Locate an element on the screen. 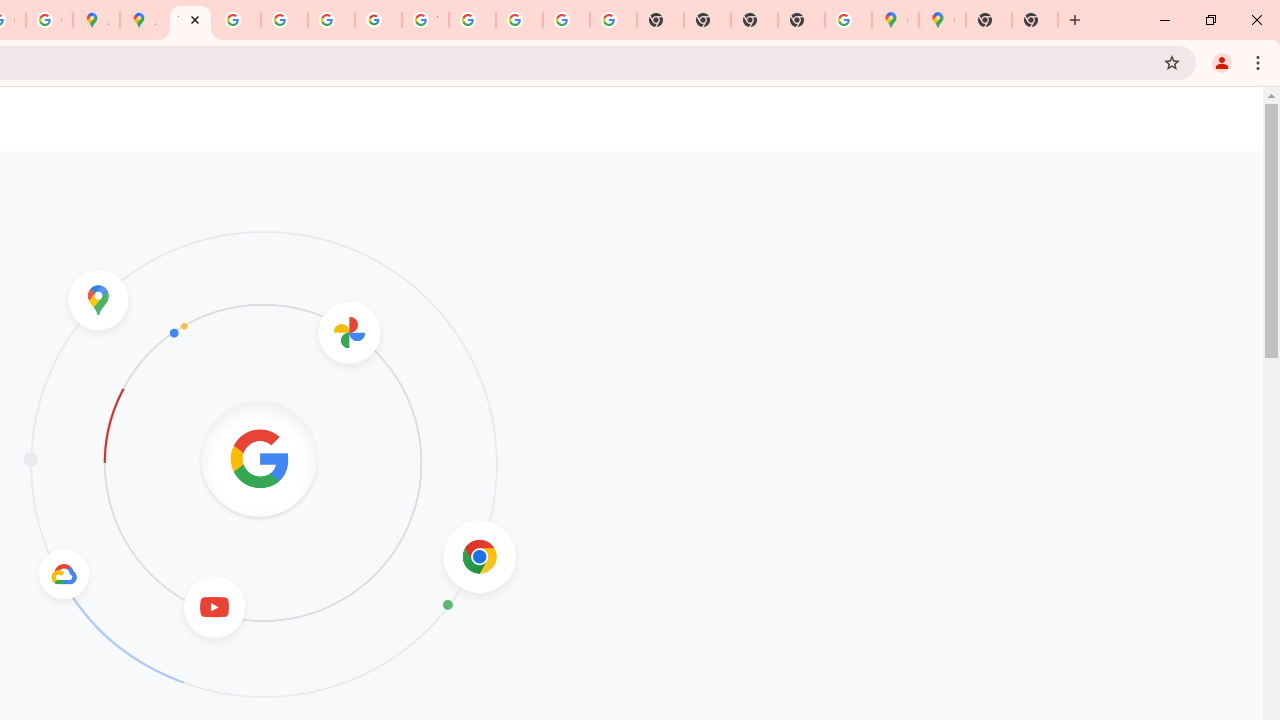 This screenshot has width=1280, height=720. 'New Tab' is located at coordinates (989, 20).